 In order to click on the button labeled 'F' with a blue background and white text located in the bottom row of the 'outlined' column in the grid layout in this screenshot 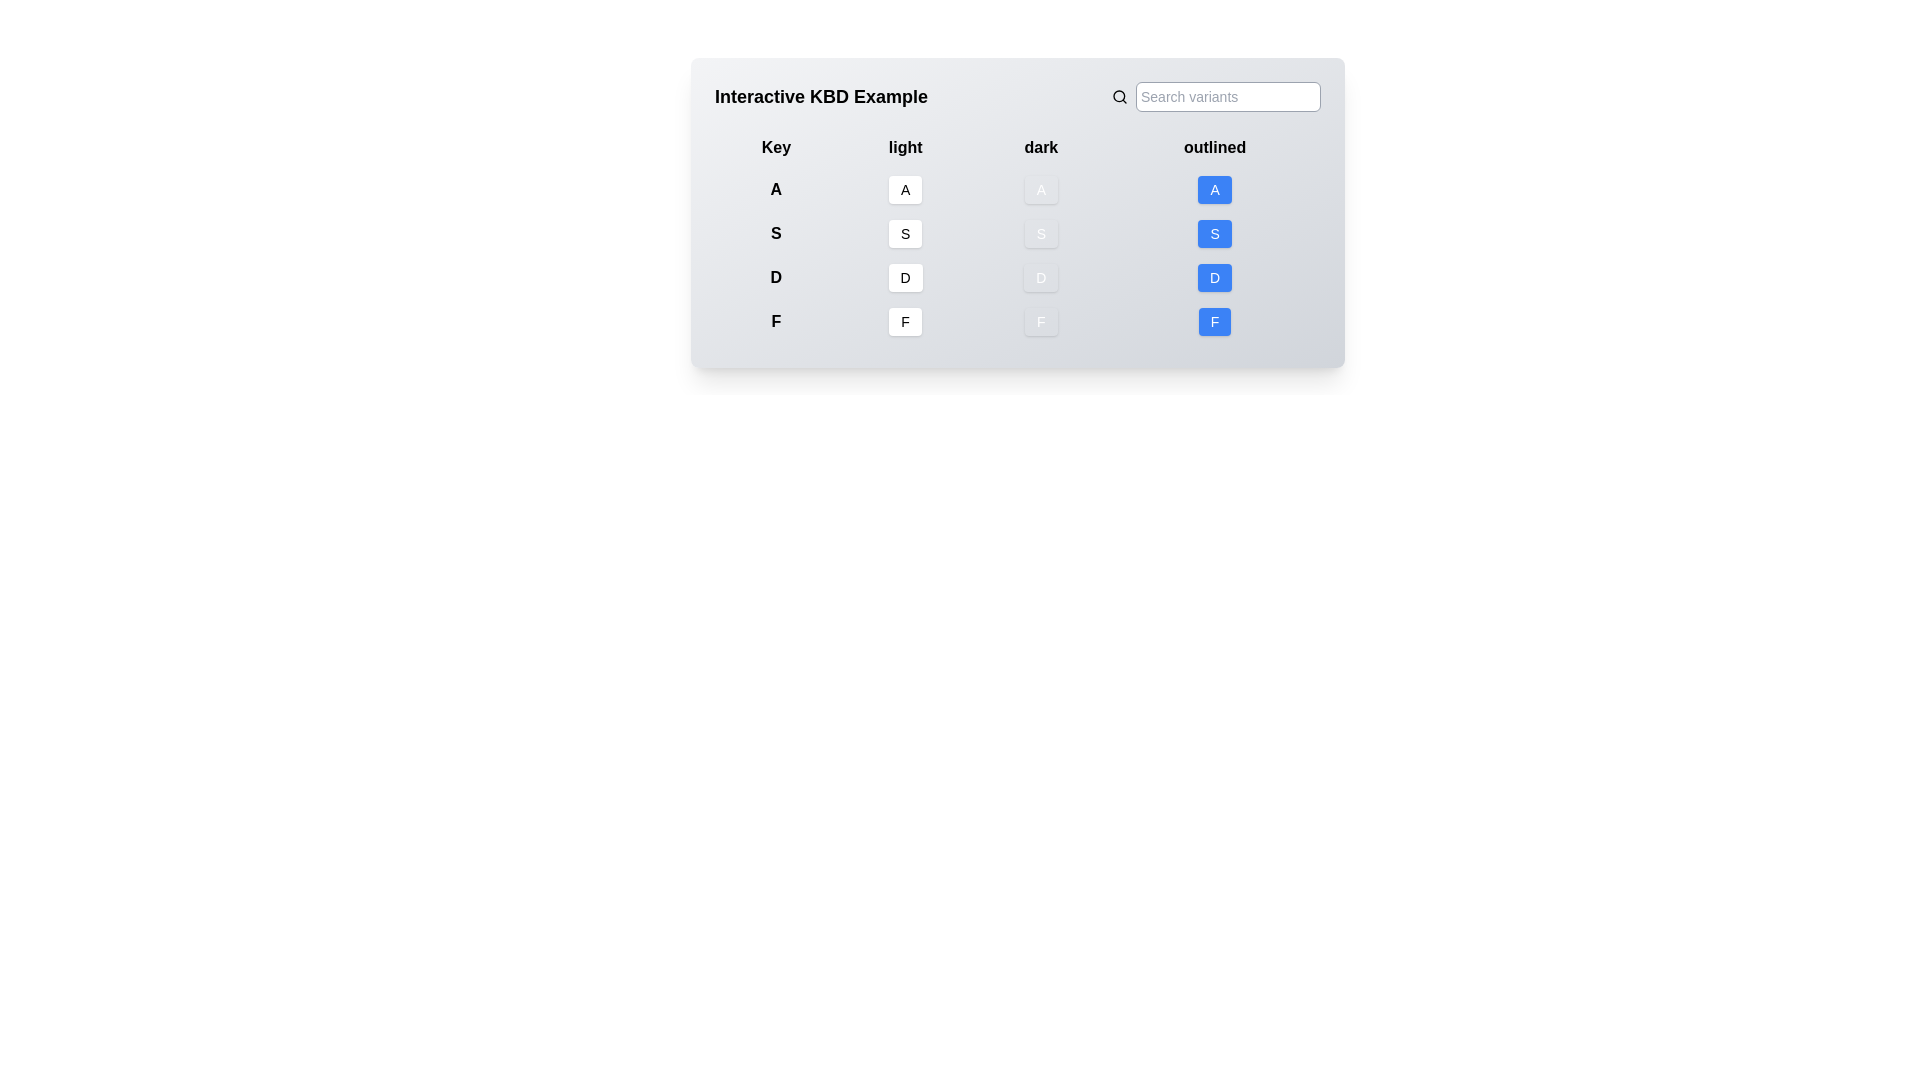, I will do `click(1214, 320)`.